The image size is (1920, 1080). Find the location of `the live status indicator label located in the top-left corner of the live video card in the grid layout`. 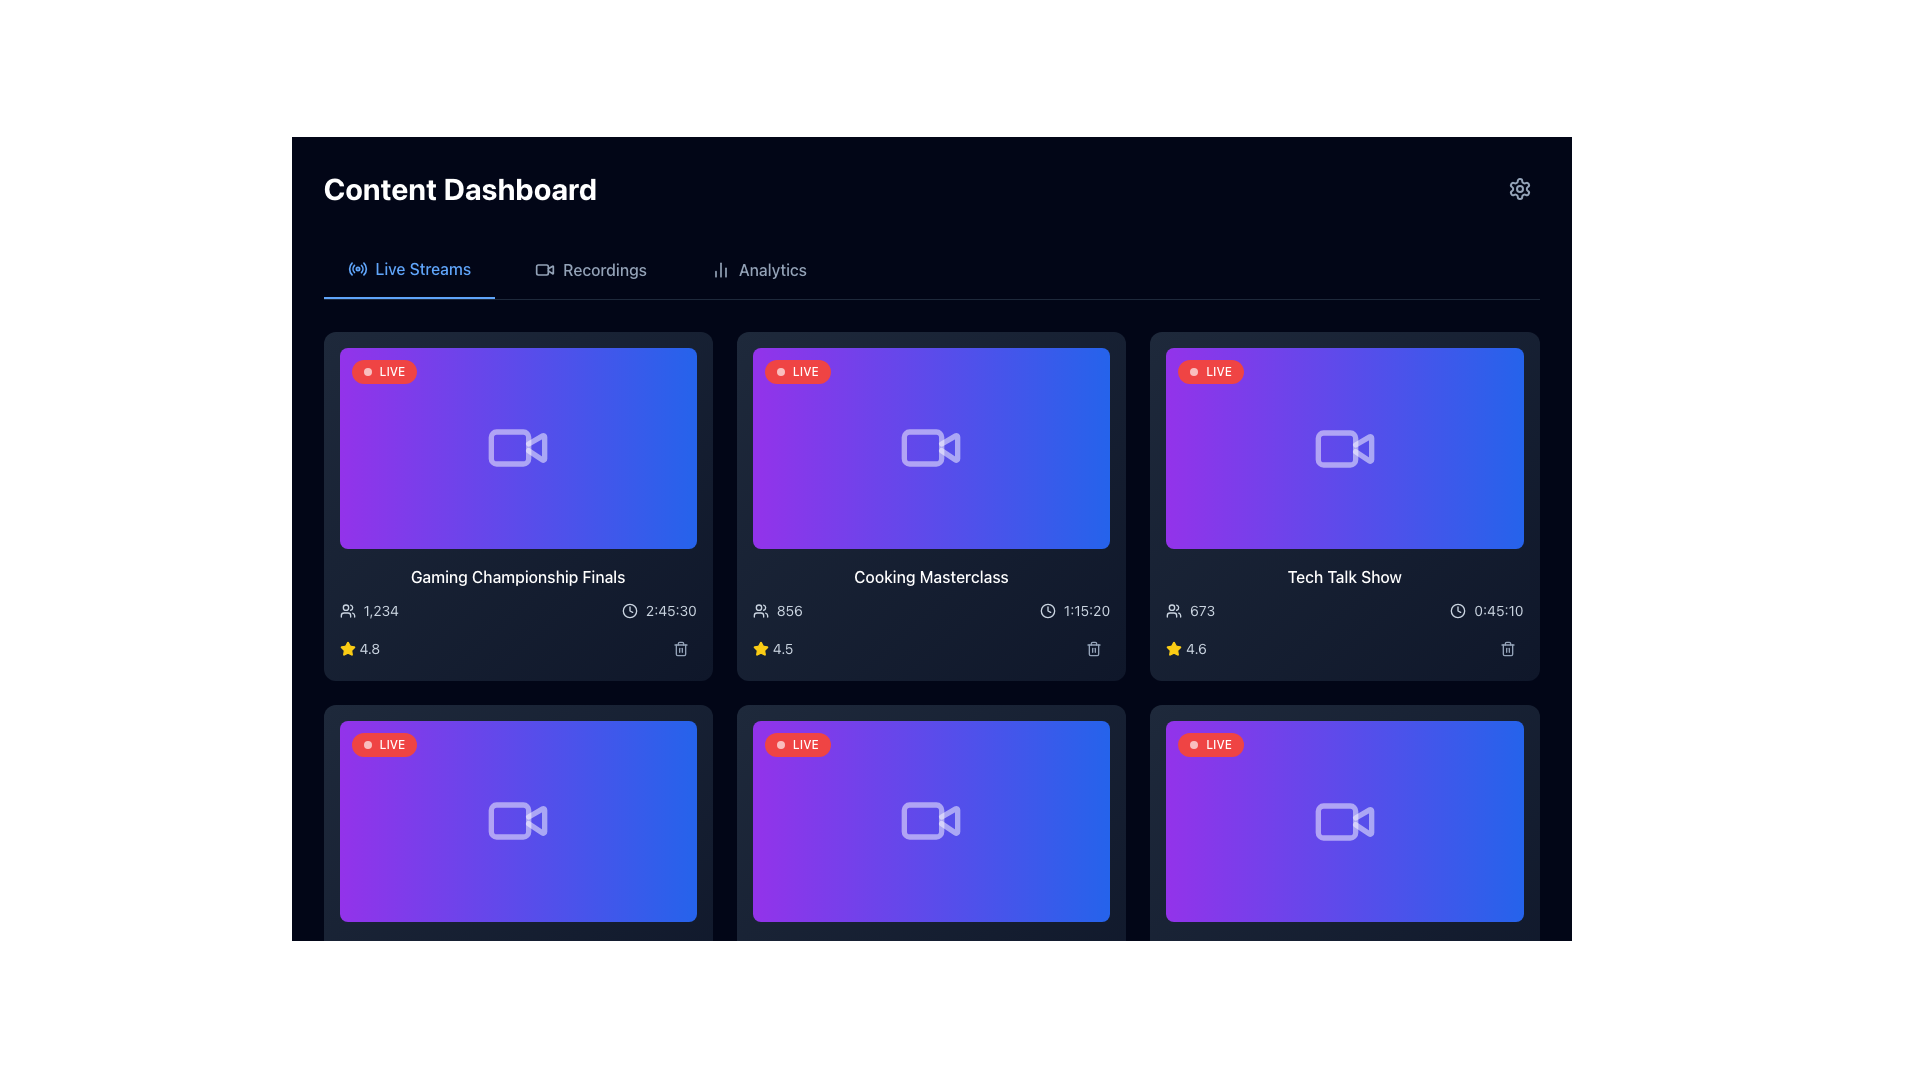

the live status indicator label located in the top-left corner of the live video card in the grid layout is located at coordinates (796, 744).